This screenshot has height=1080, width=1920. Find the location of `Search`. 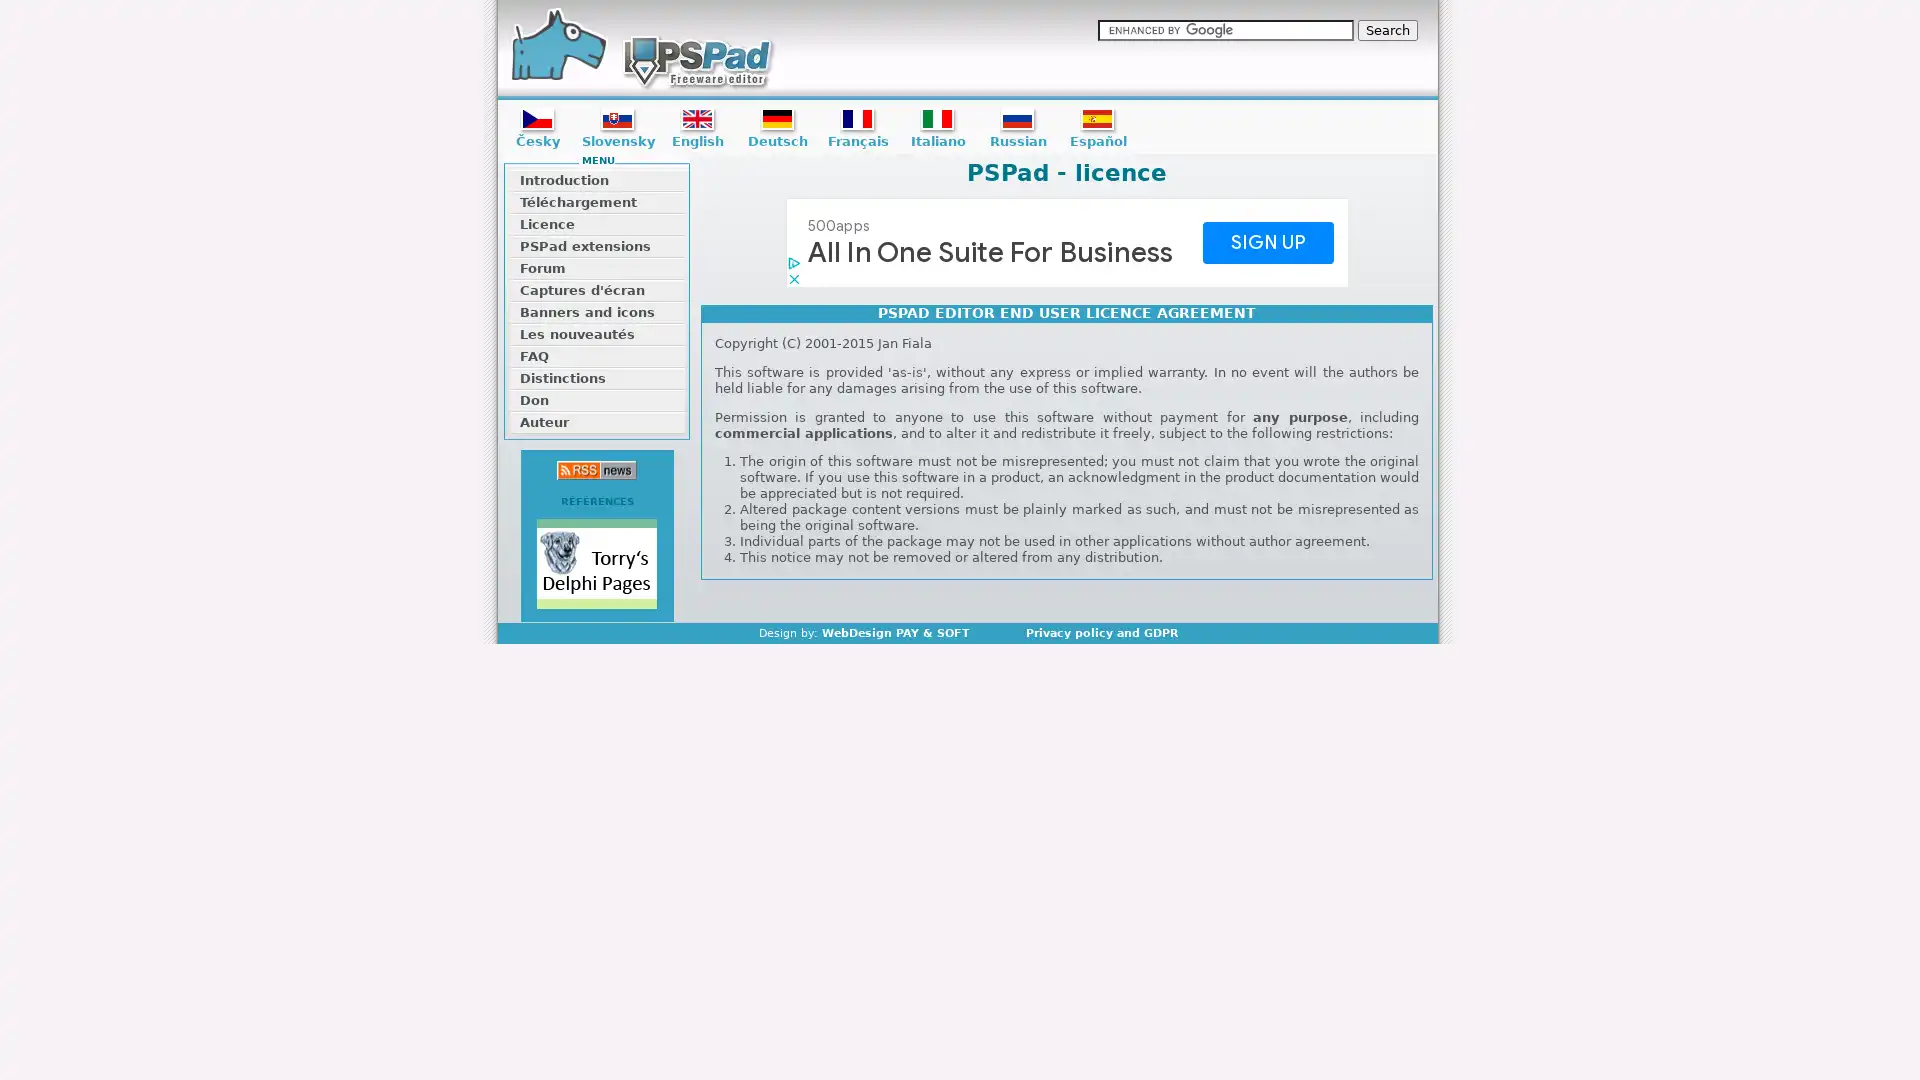

Search is located at coordinates (1386, 30).